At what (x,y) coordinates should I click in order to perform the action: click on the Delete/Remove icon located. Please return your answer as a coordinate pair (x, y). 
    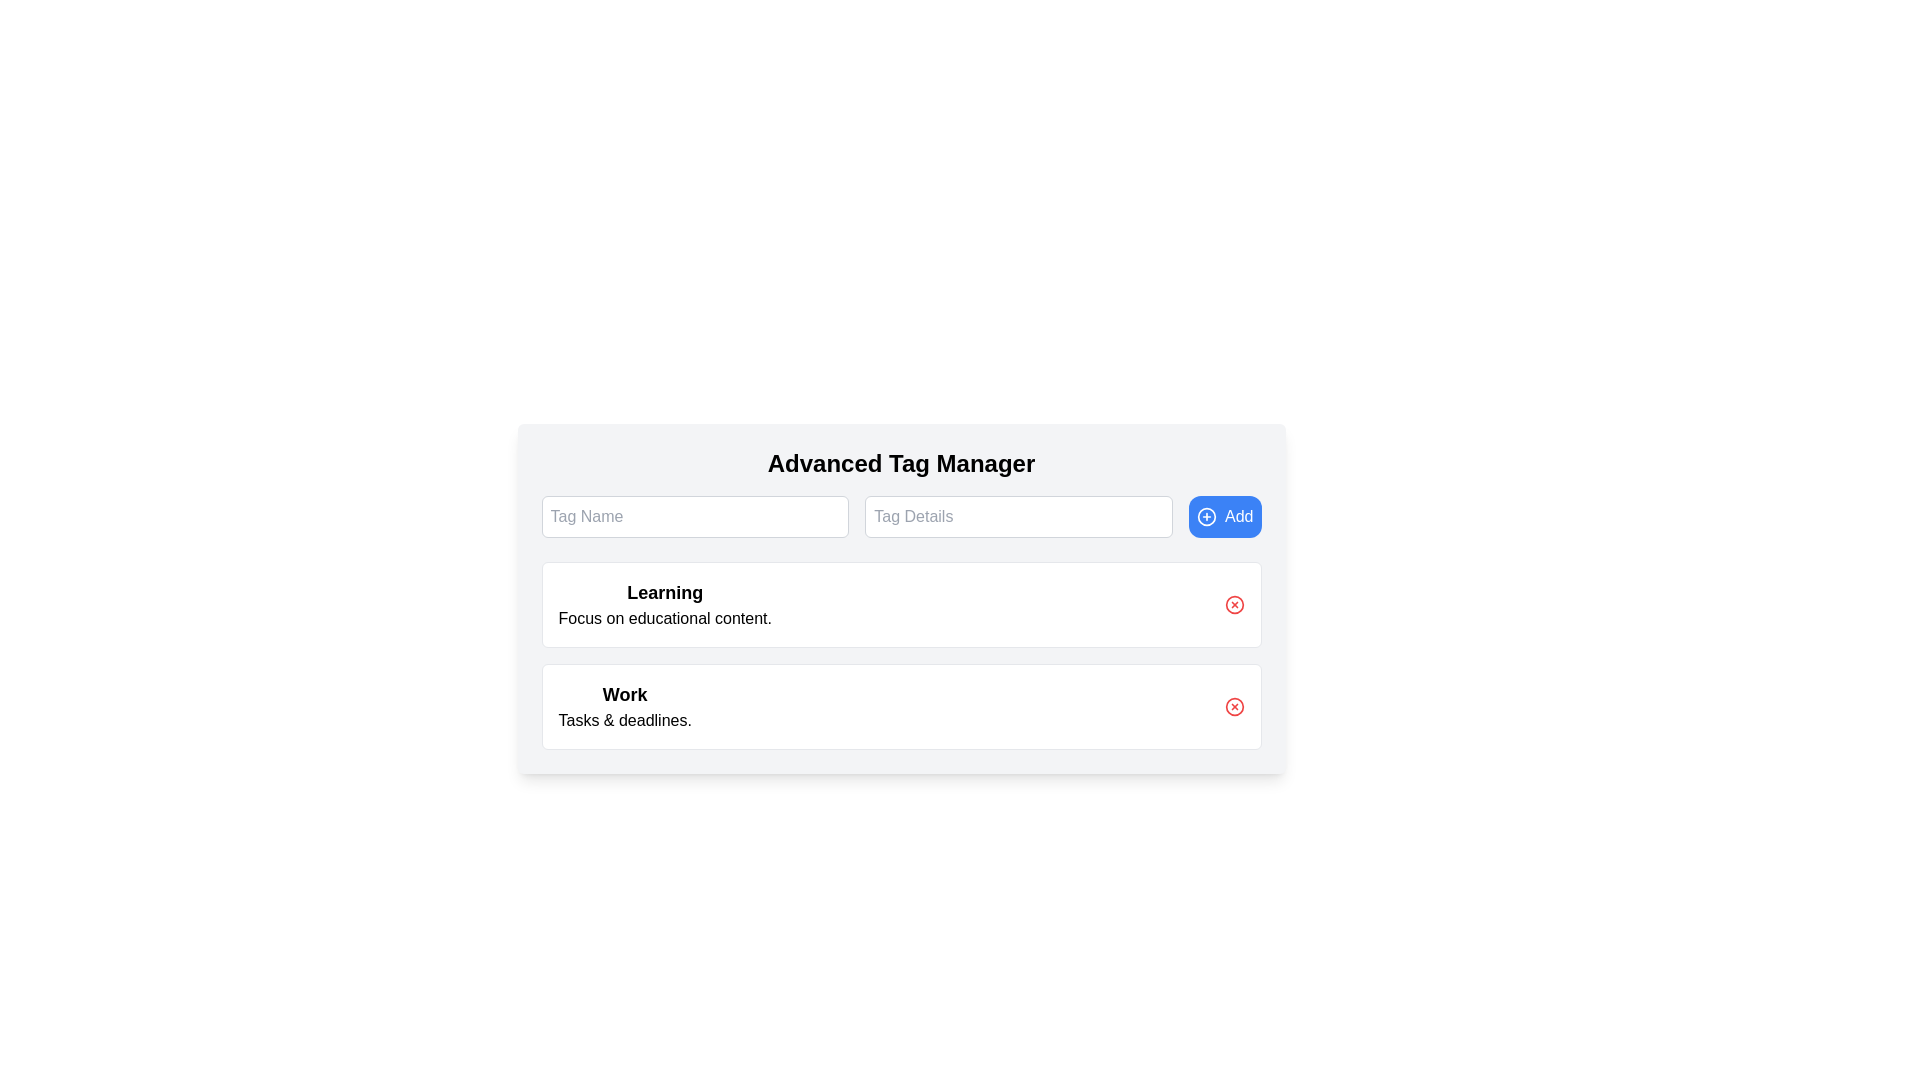
    Looking at the image, I should click on (1233, 705).